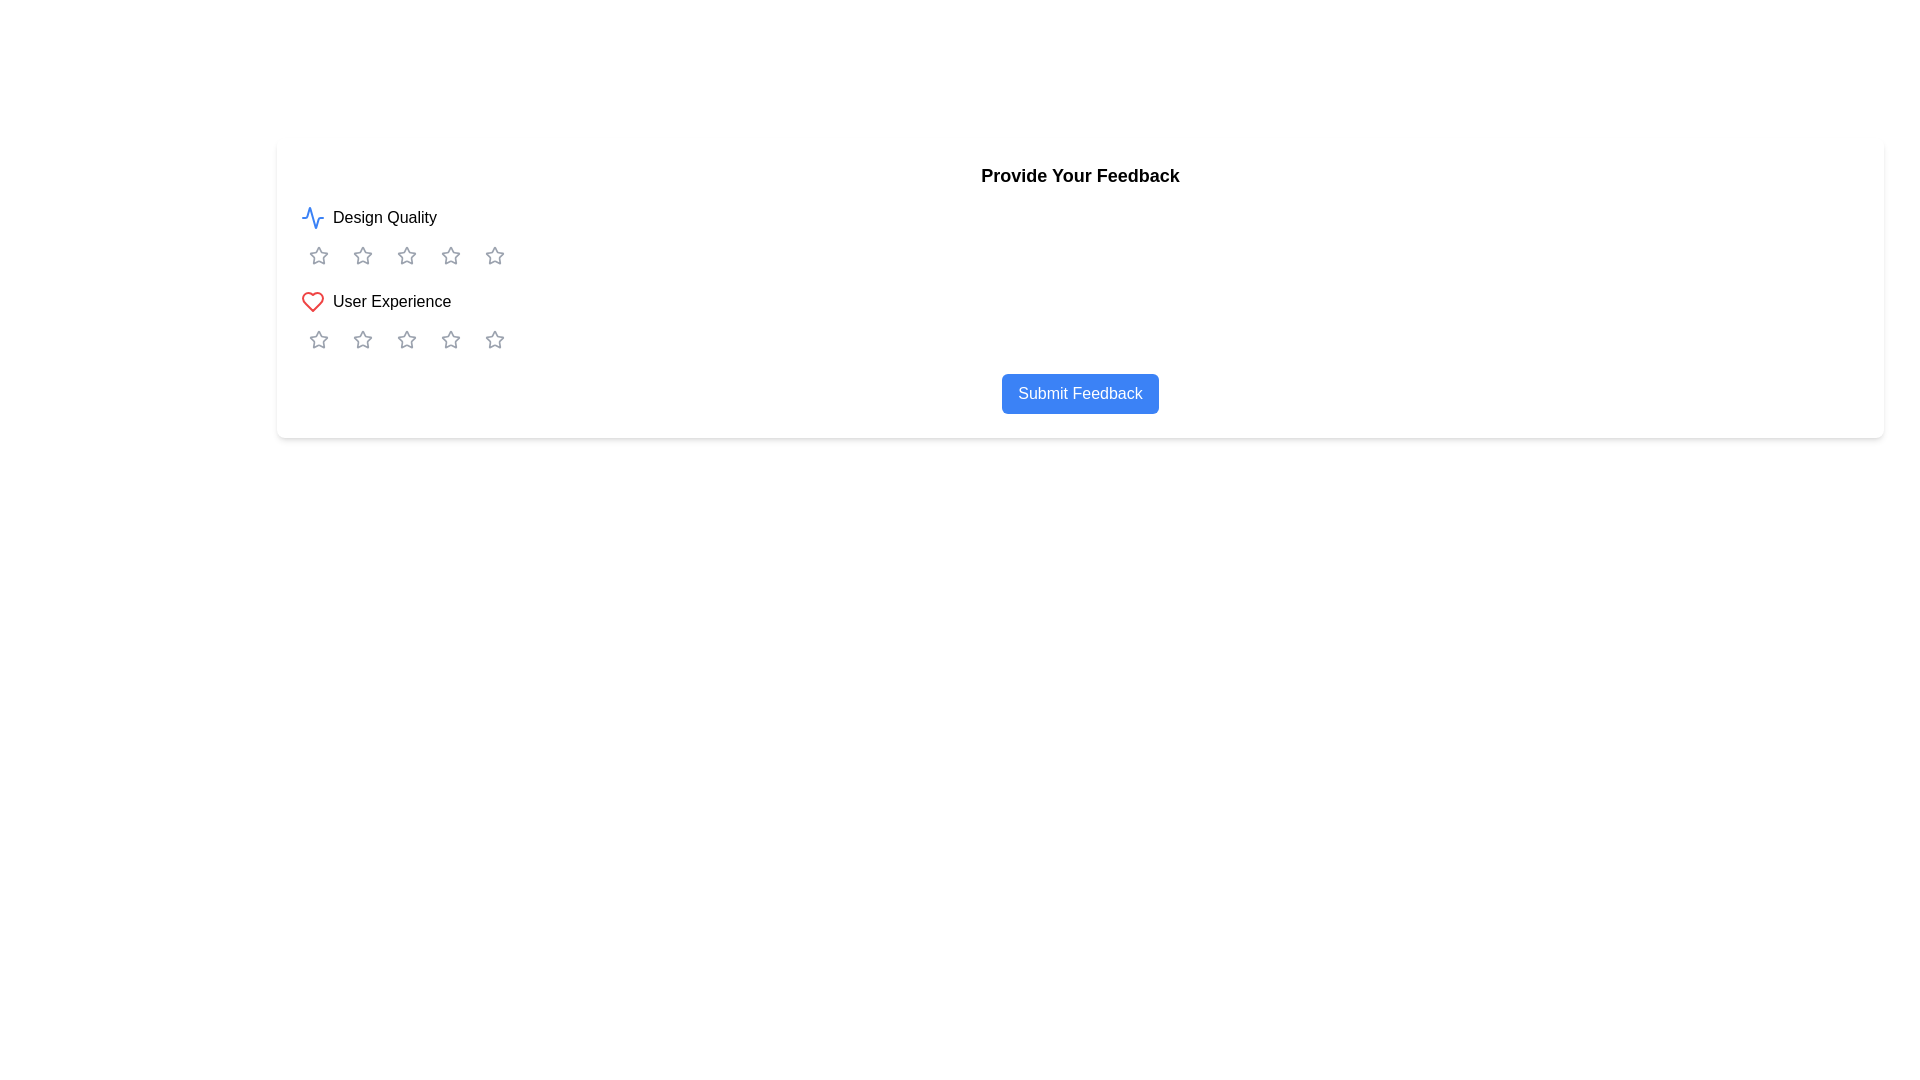 Image resolution: width=1920 pixels, height=1080 pixels. What do you see at coordinates (363, 254) in the screenshot?
I see `the second star icon in the horizontal array below the 'Design Quality' label` at bounding box center [363, 254].